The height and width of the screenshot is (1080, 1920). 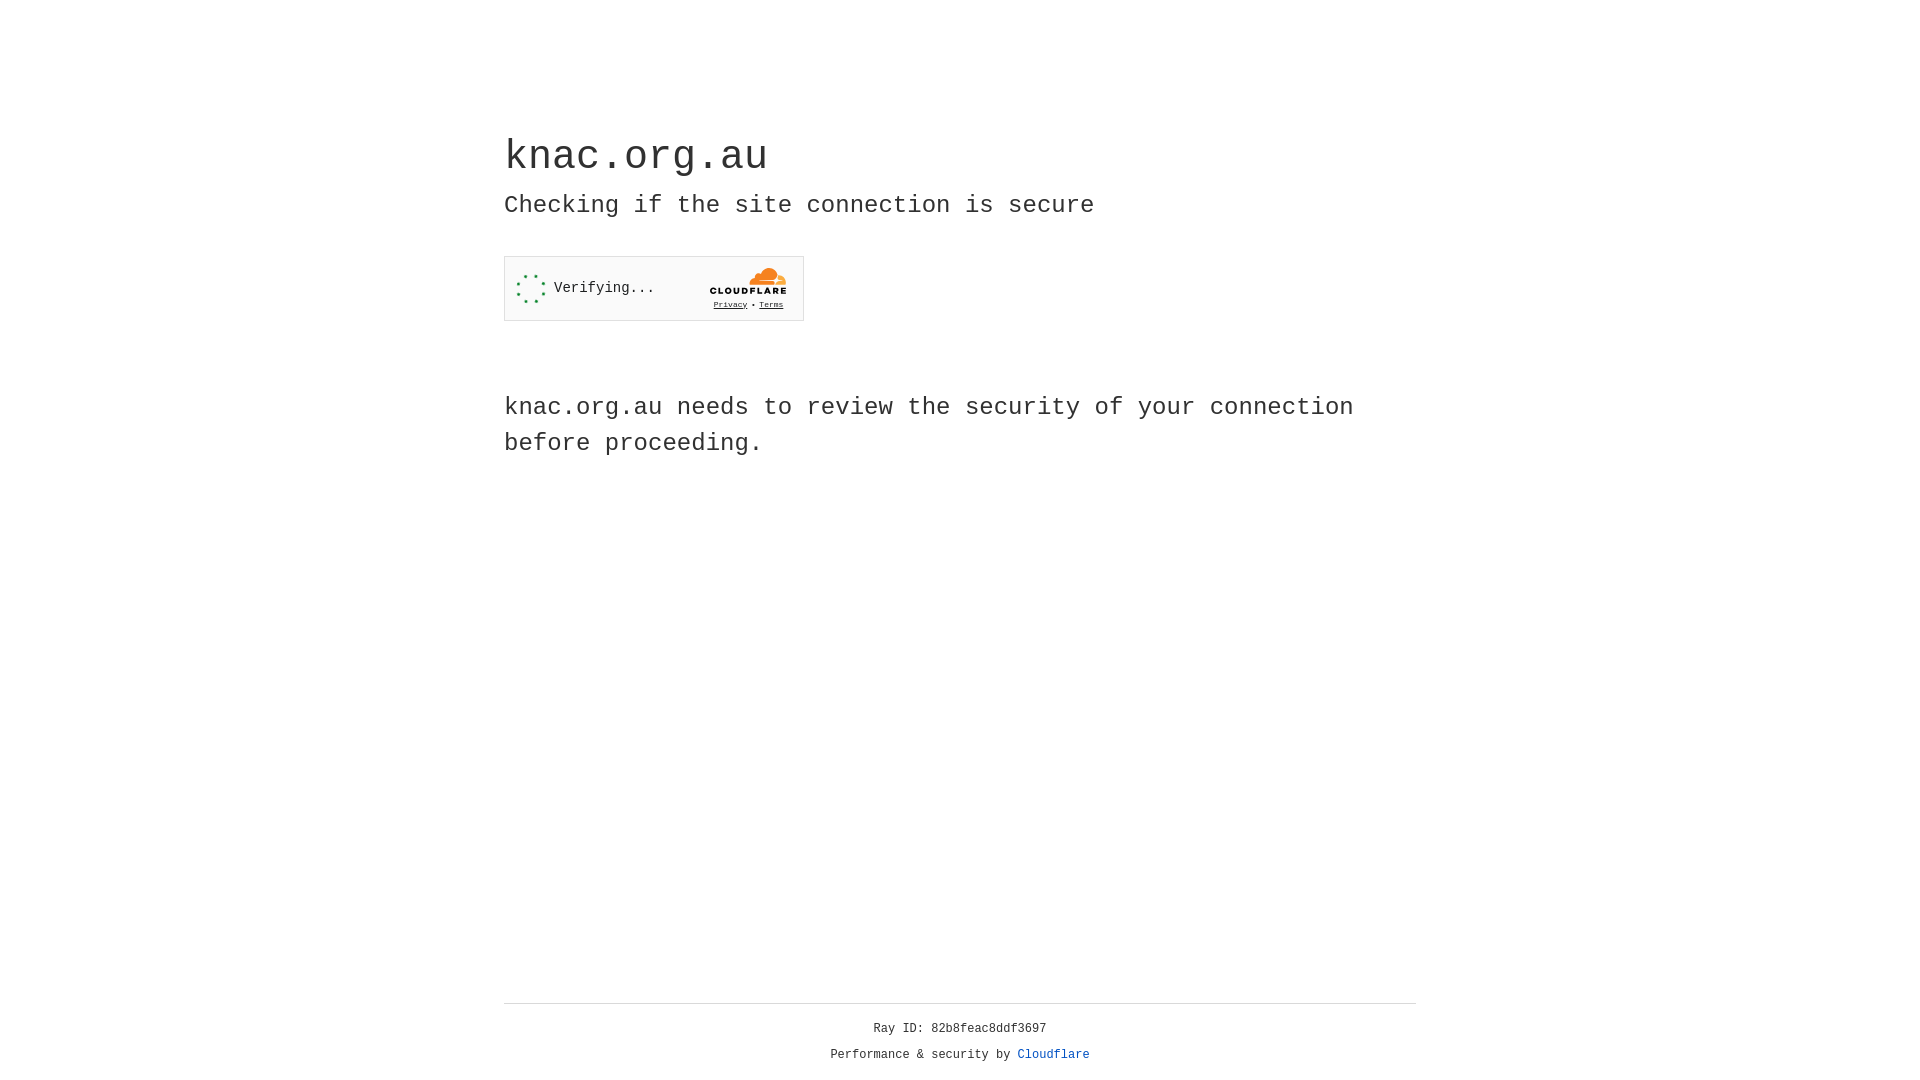 I want to click on 'Widget containing a Cloudflare security challenge', so click(x=653, y=288).